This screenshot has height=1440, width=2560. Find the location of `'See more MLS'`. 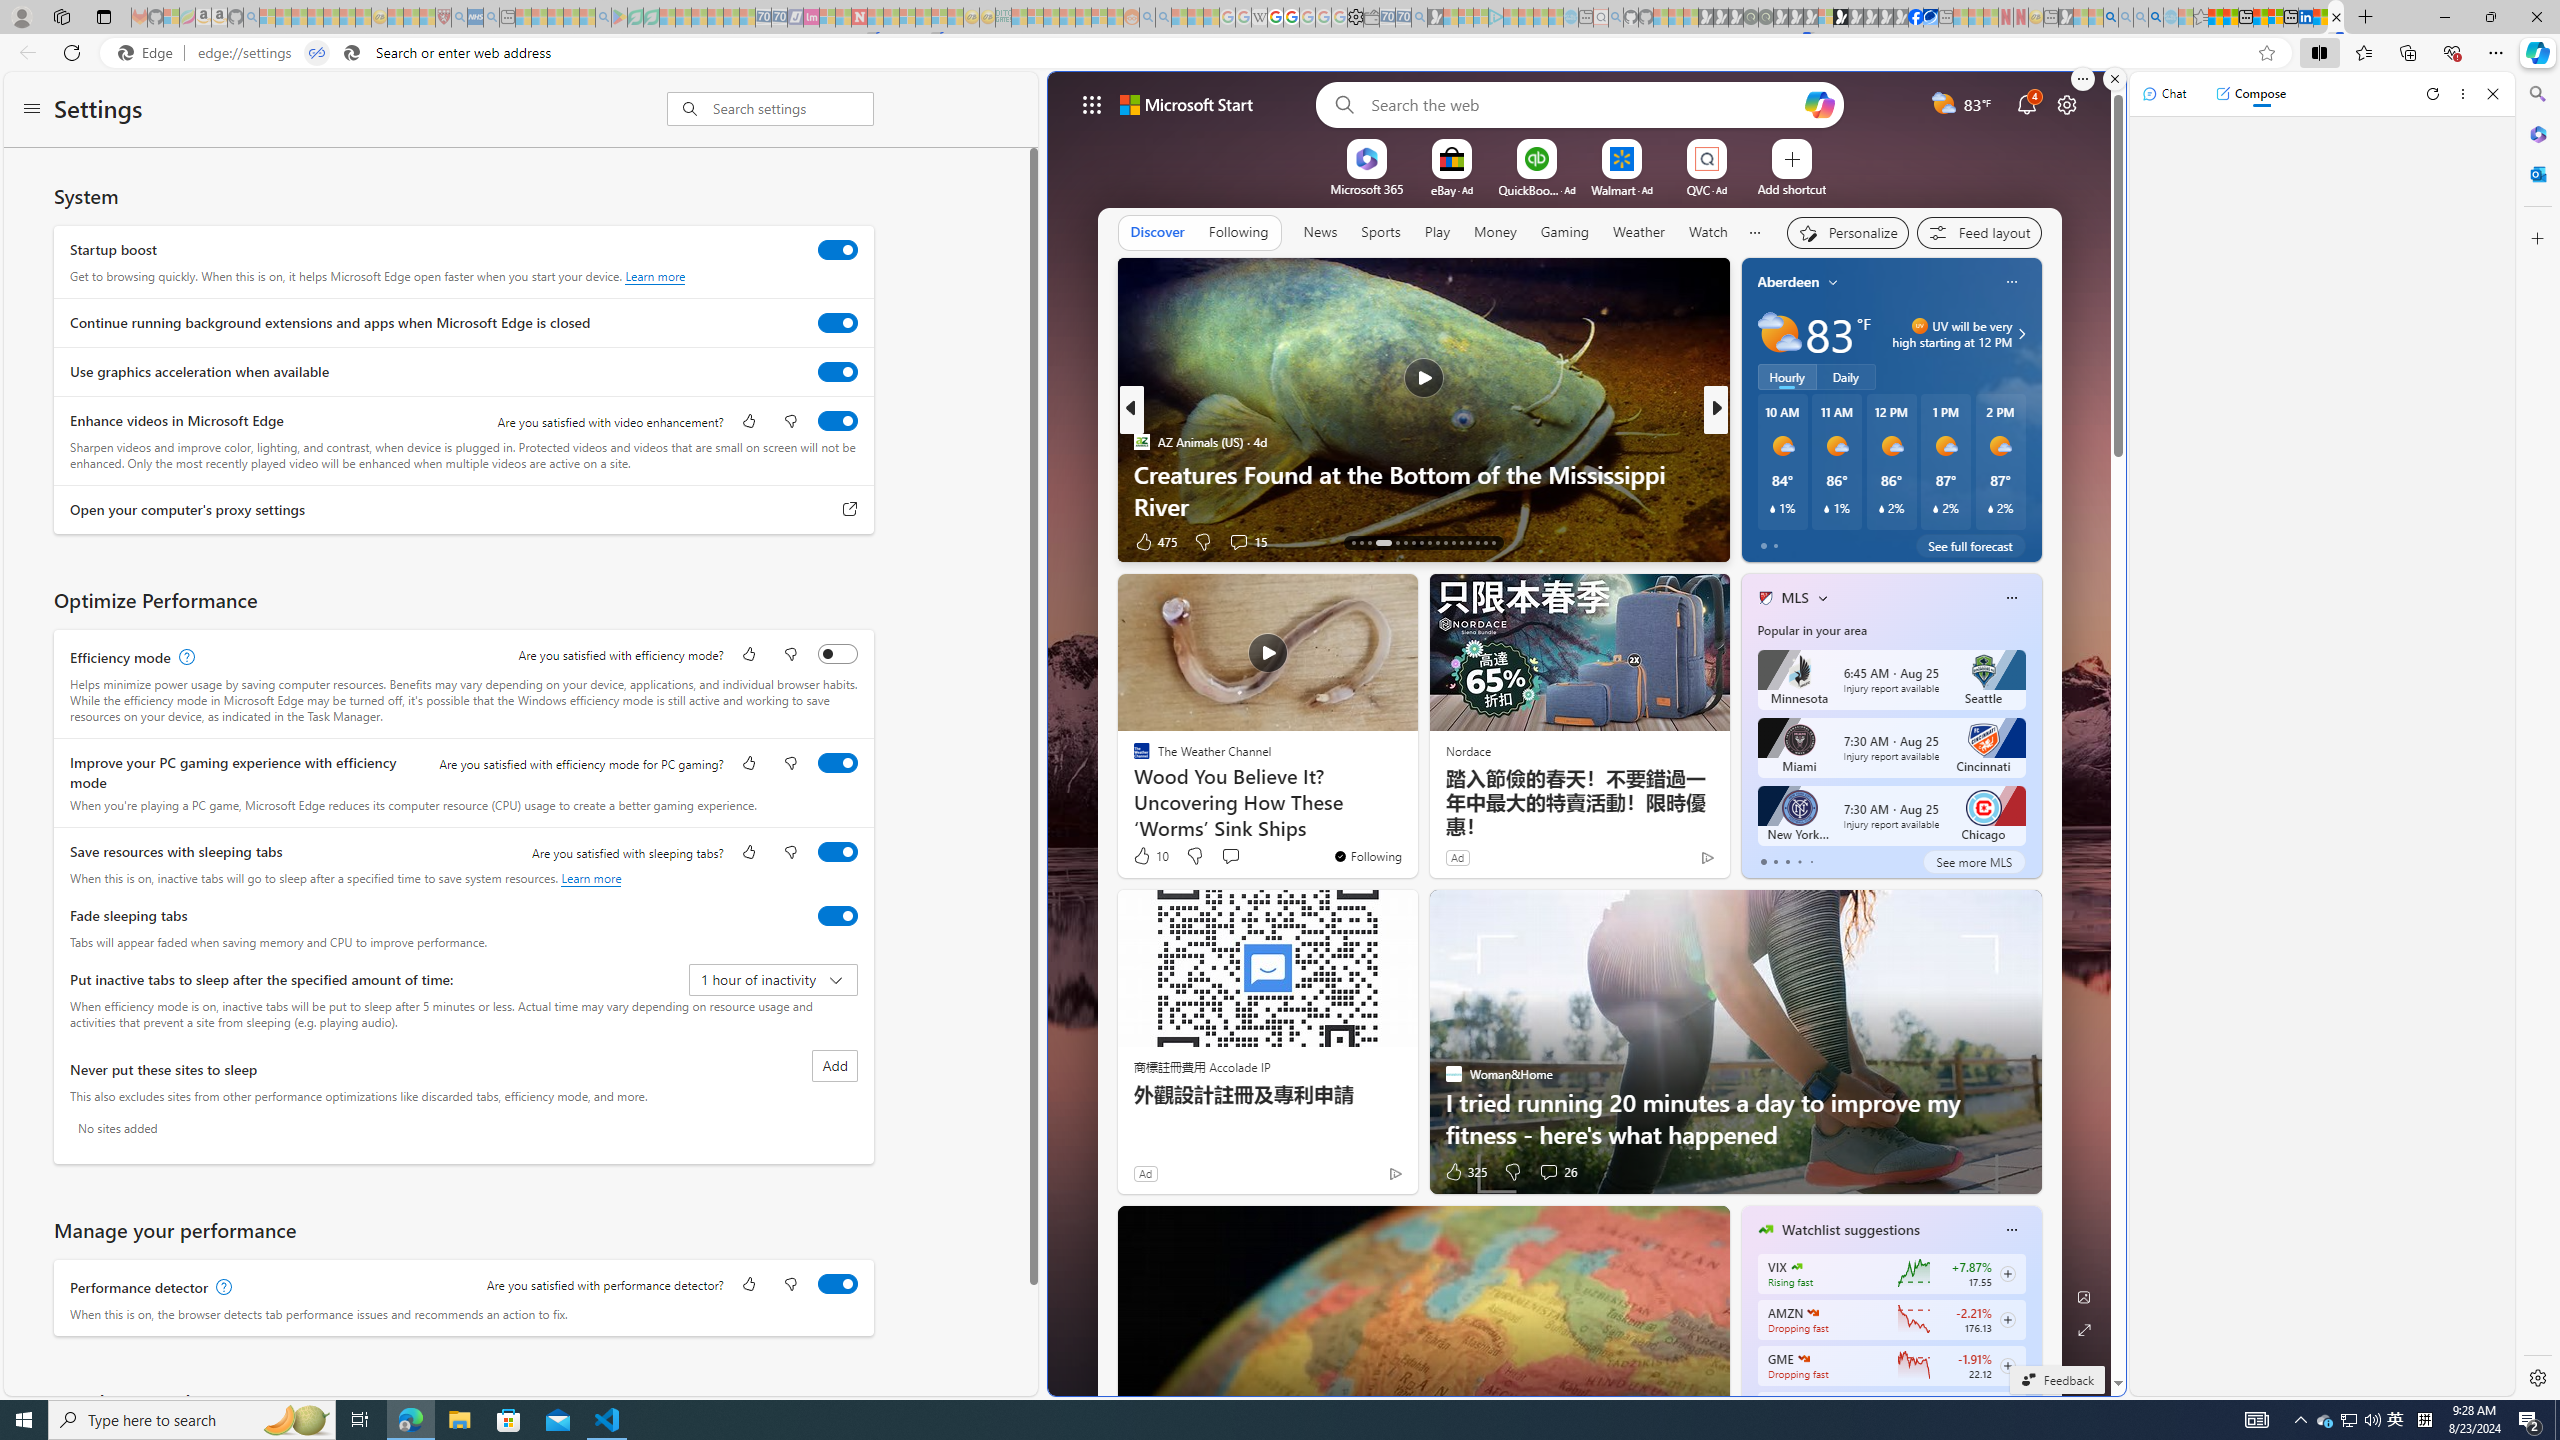

'See more MLS' is located at coordinates (1972, 861).